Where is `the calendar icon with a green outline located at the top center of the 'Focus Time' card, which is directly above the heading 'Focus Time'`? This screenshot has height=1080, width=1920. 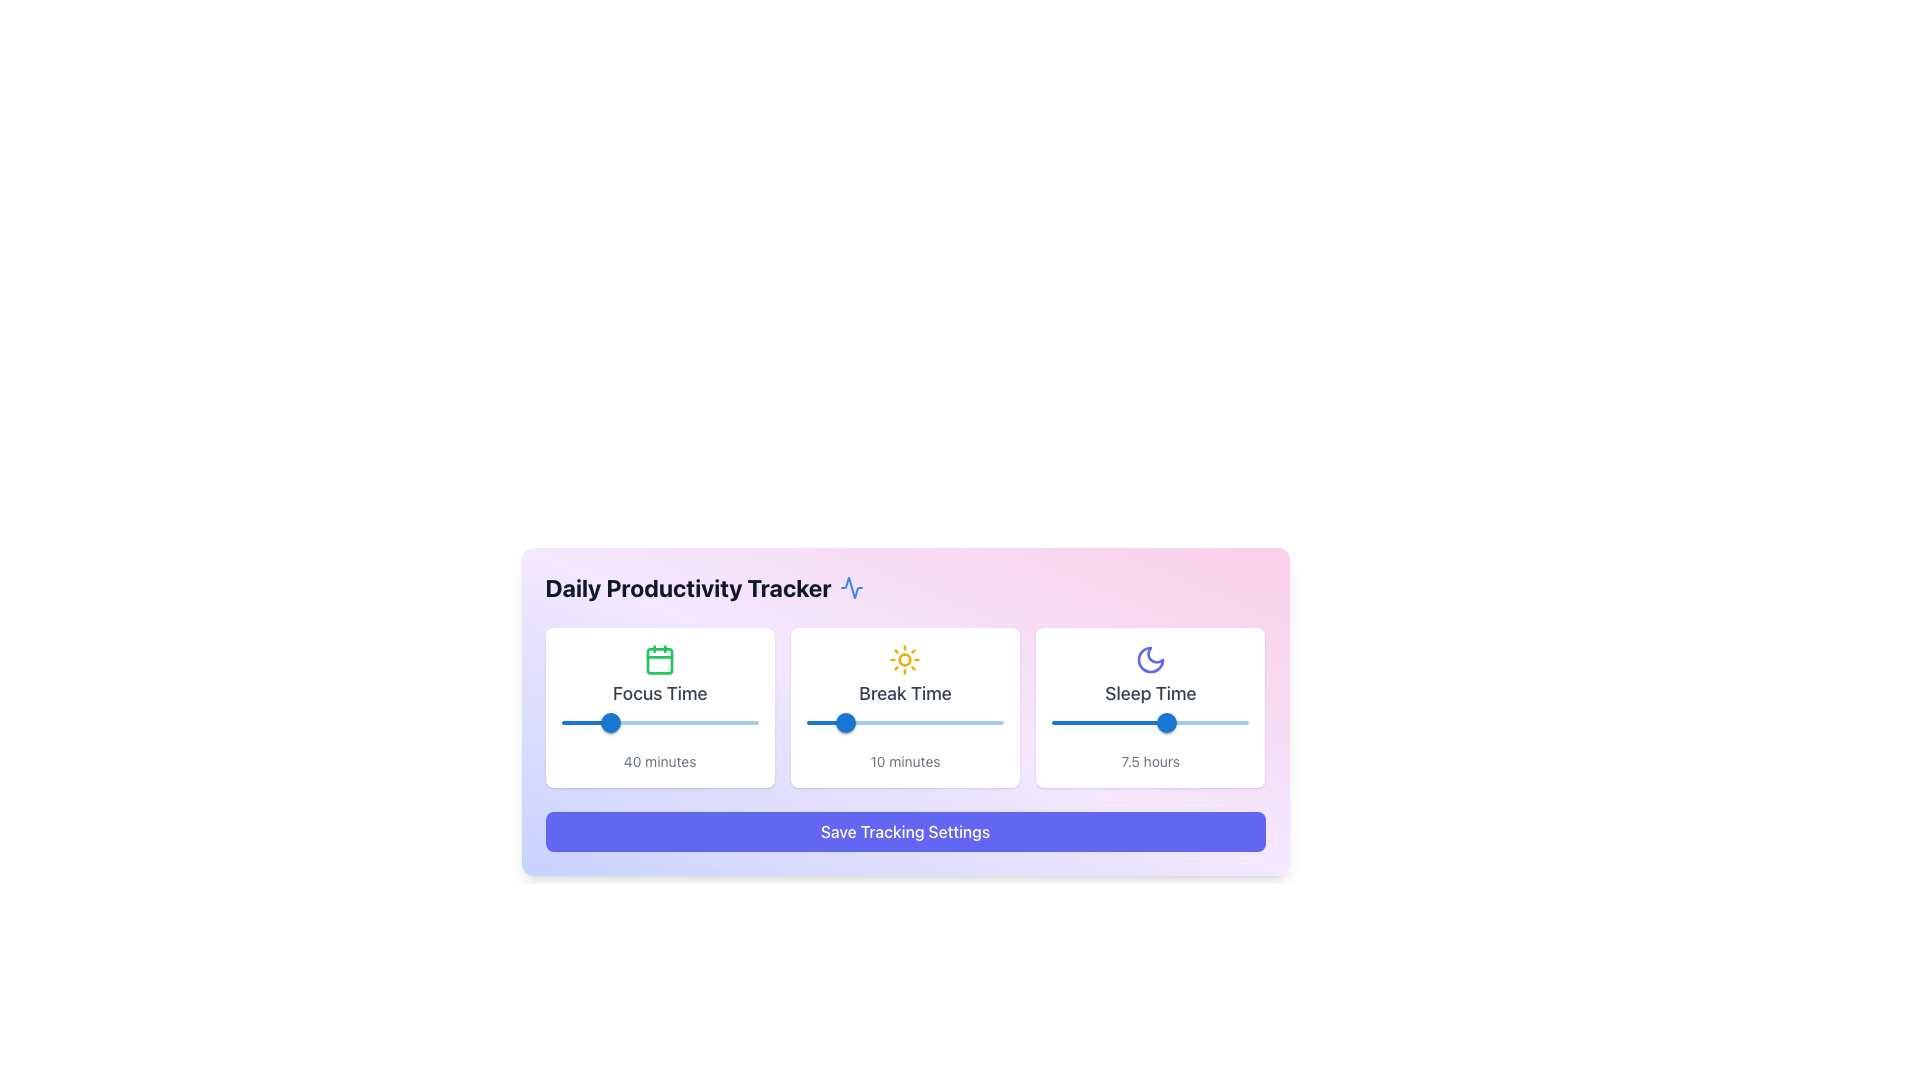 the calendar icon with a green outline located at the top center of the 'Focus Time' card, which is directly above the heading 'Focus Time' is located at coordinates (660, 659).